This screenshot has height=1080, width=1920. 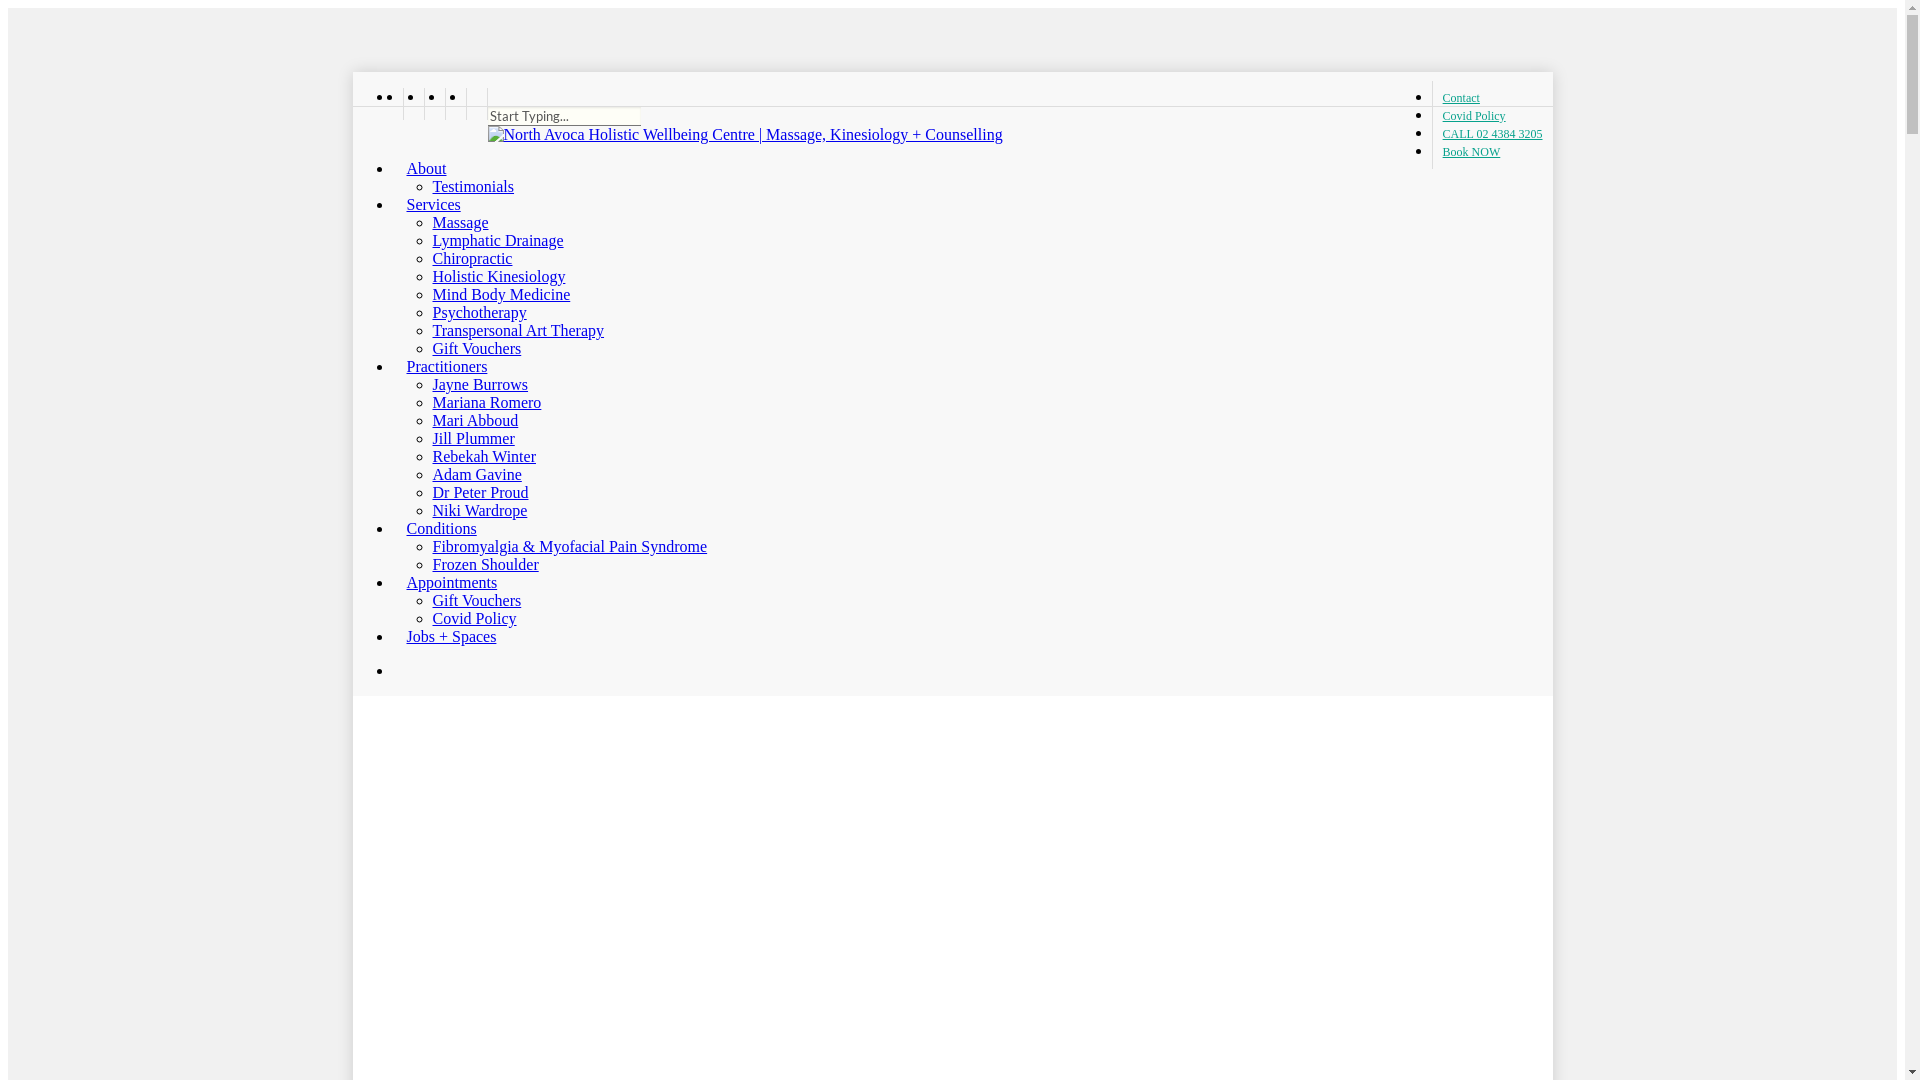 I want to click on 'Covid Policy', so click(x=473, y=617).